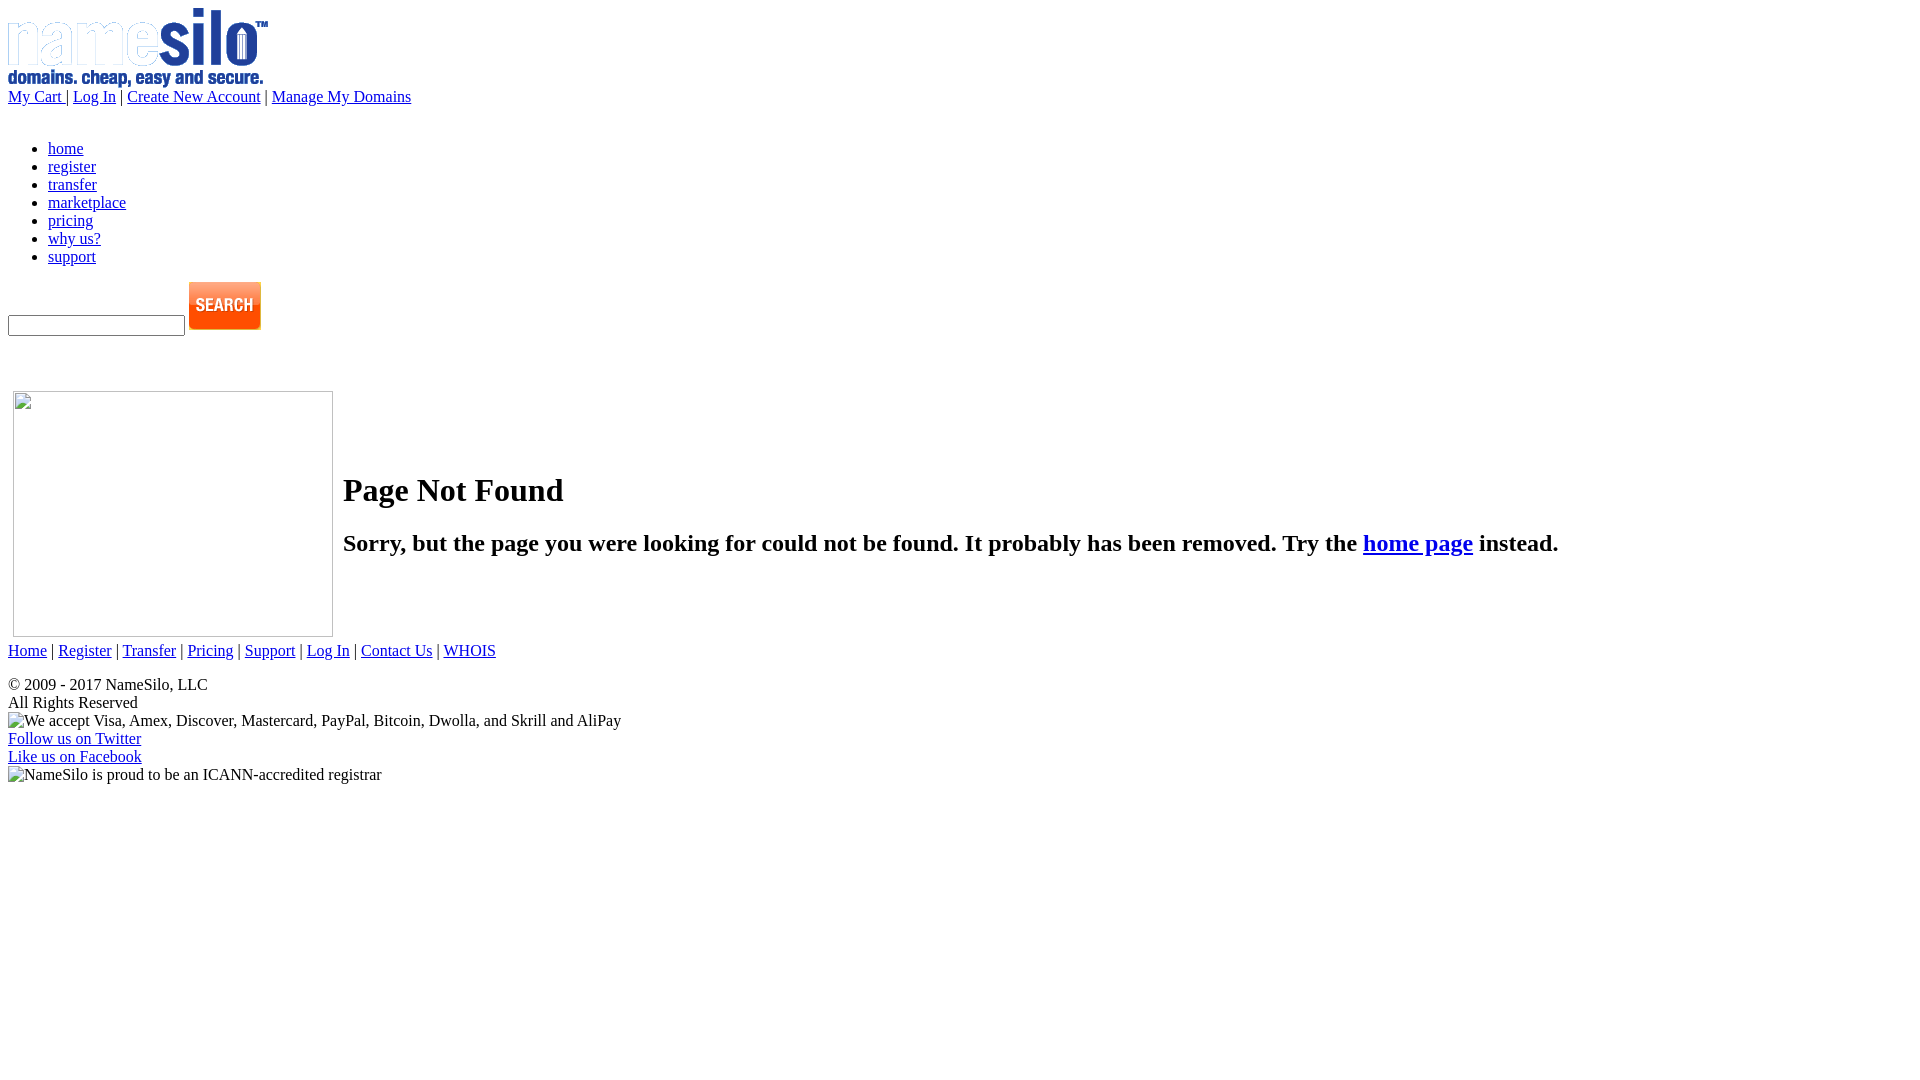 Image resolution: width=1920 pixels, height=1080 pixels. Describe the element at coordinates (1416, 543) in the screenshot. I see `'home page'` at that location.